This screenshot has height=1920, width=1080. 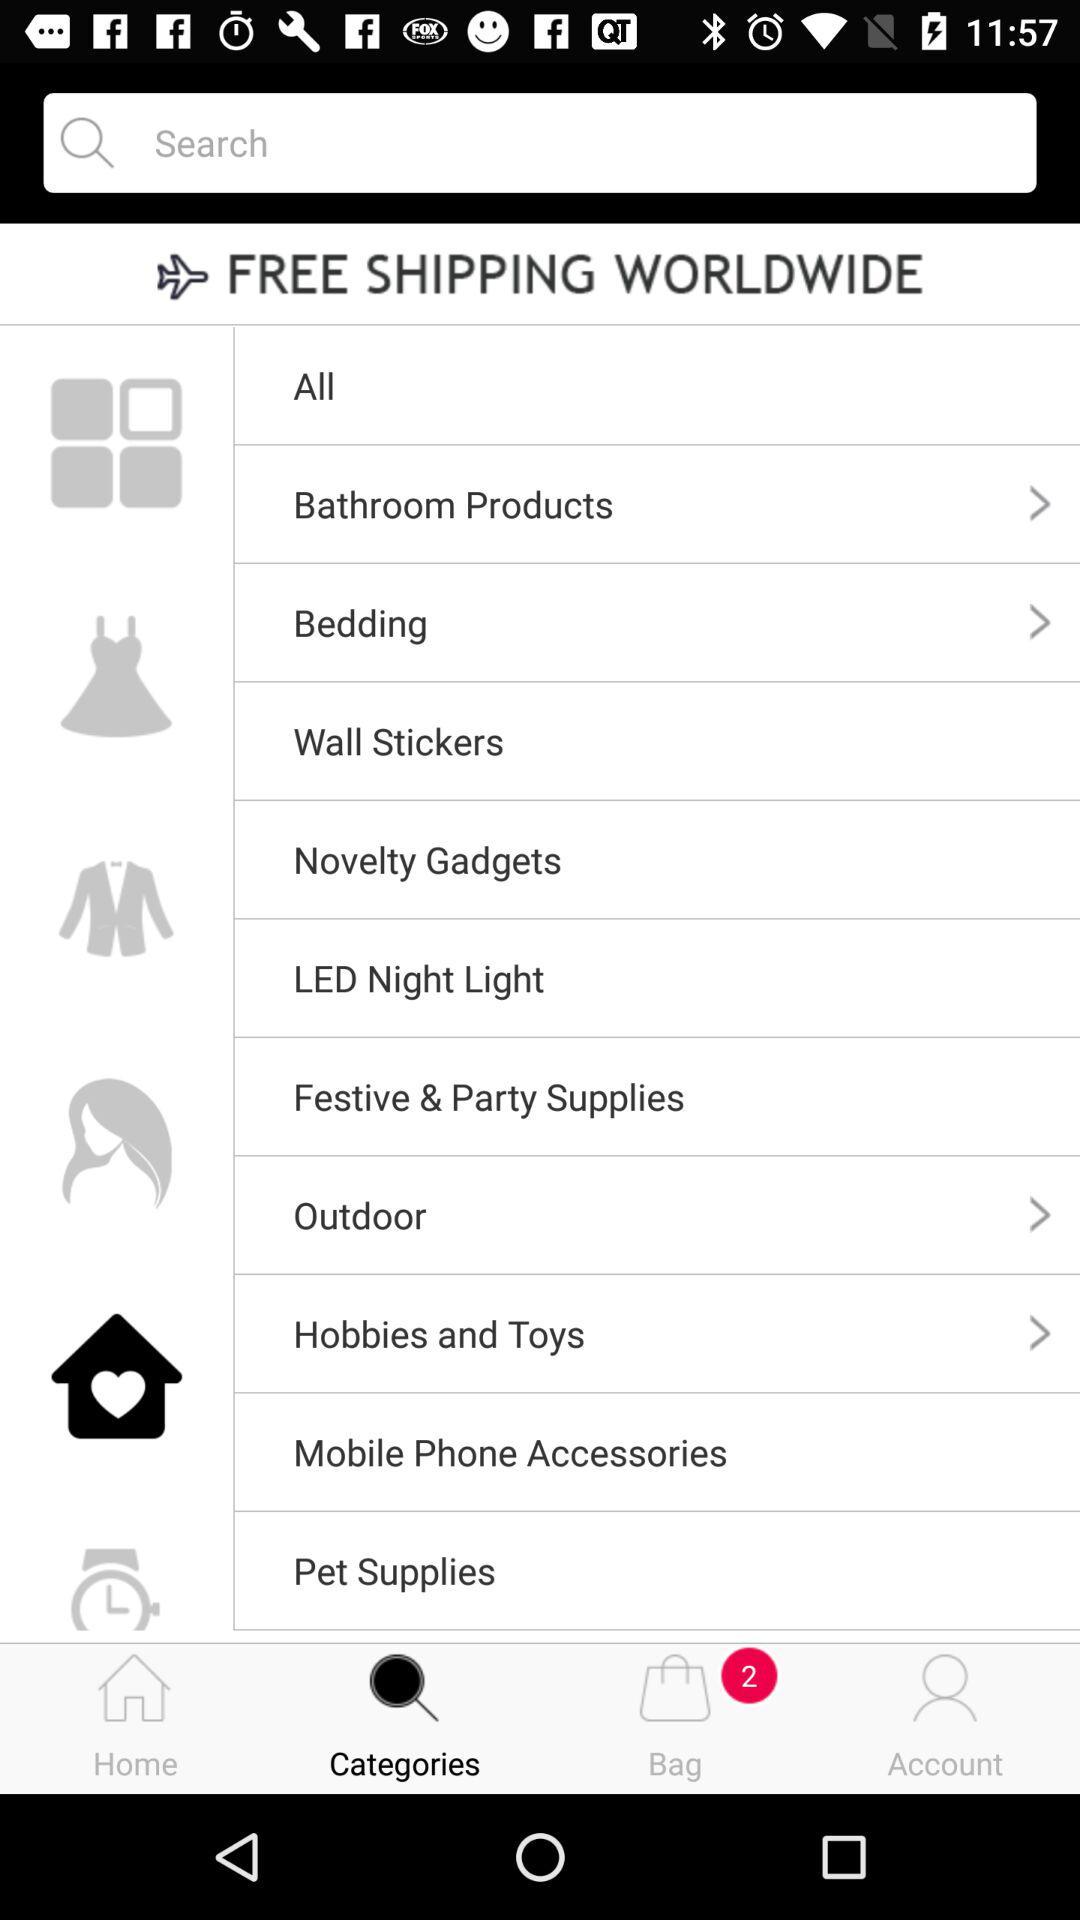 What do you see at coordinates (540, 275) in the screenshot?
I see `free shipping worldwide button` at bounding box center [540, 275].